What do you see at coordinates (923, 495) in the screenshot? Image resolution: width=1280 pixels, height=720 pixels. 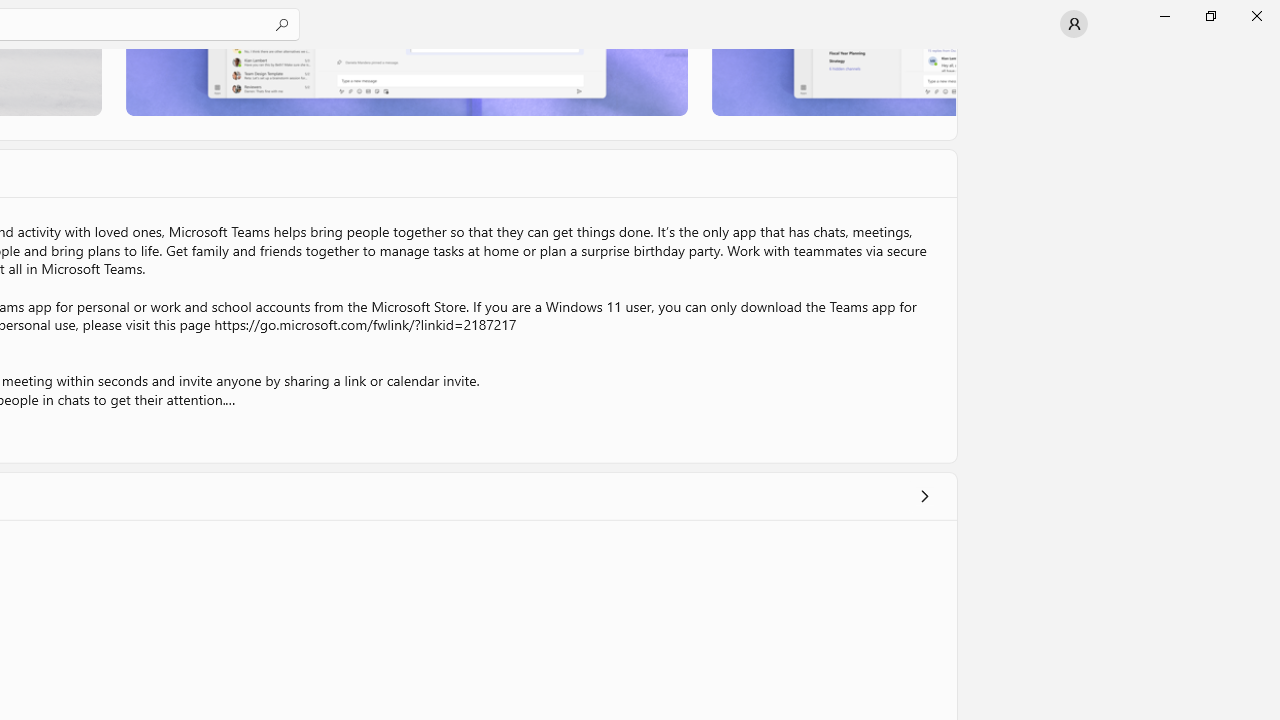 I see `'Show all ratings and reviews'` at bounding box center [923, 495].